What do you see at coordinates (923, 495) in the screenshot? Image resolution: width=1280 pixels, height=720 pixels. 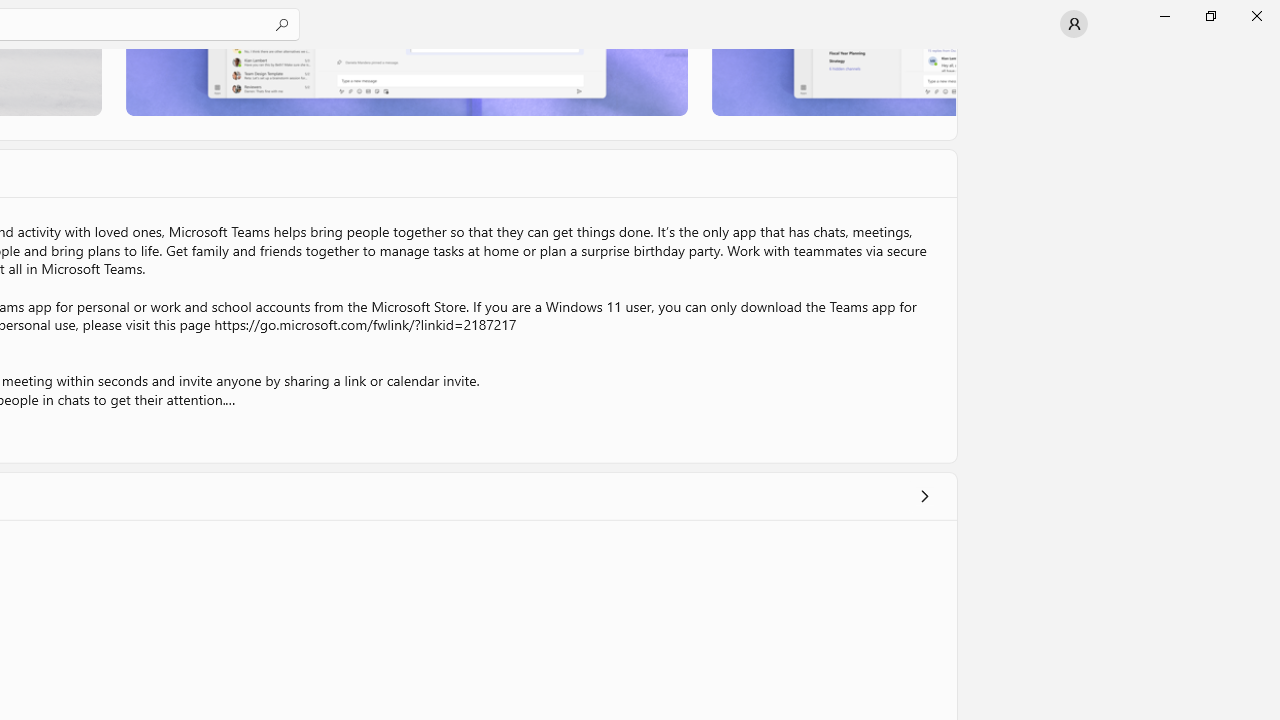 I see `'Show all ratings and reviews'` at bounding box center [923, 495].